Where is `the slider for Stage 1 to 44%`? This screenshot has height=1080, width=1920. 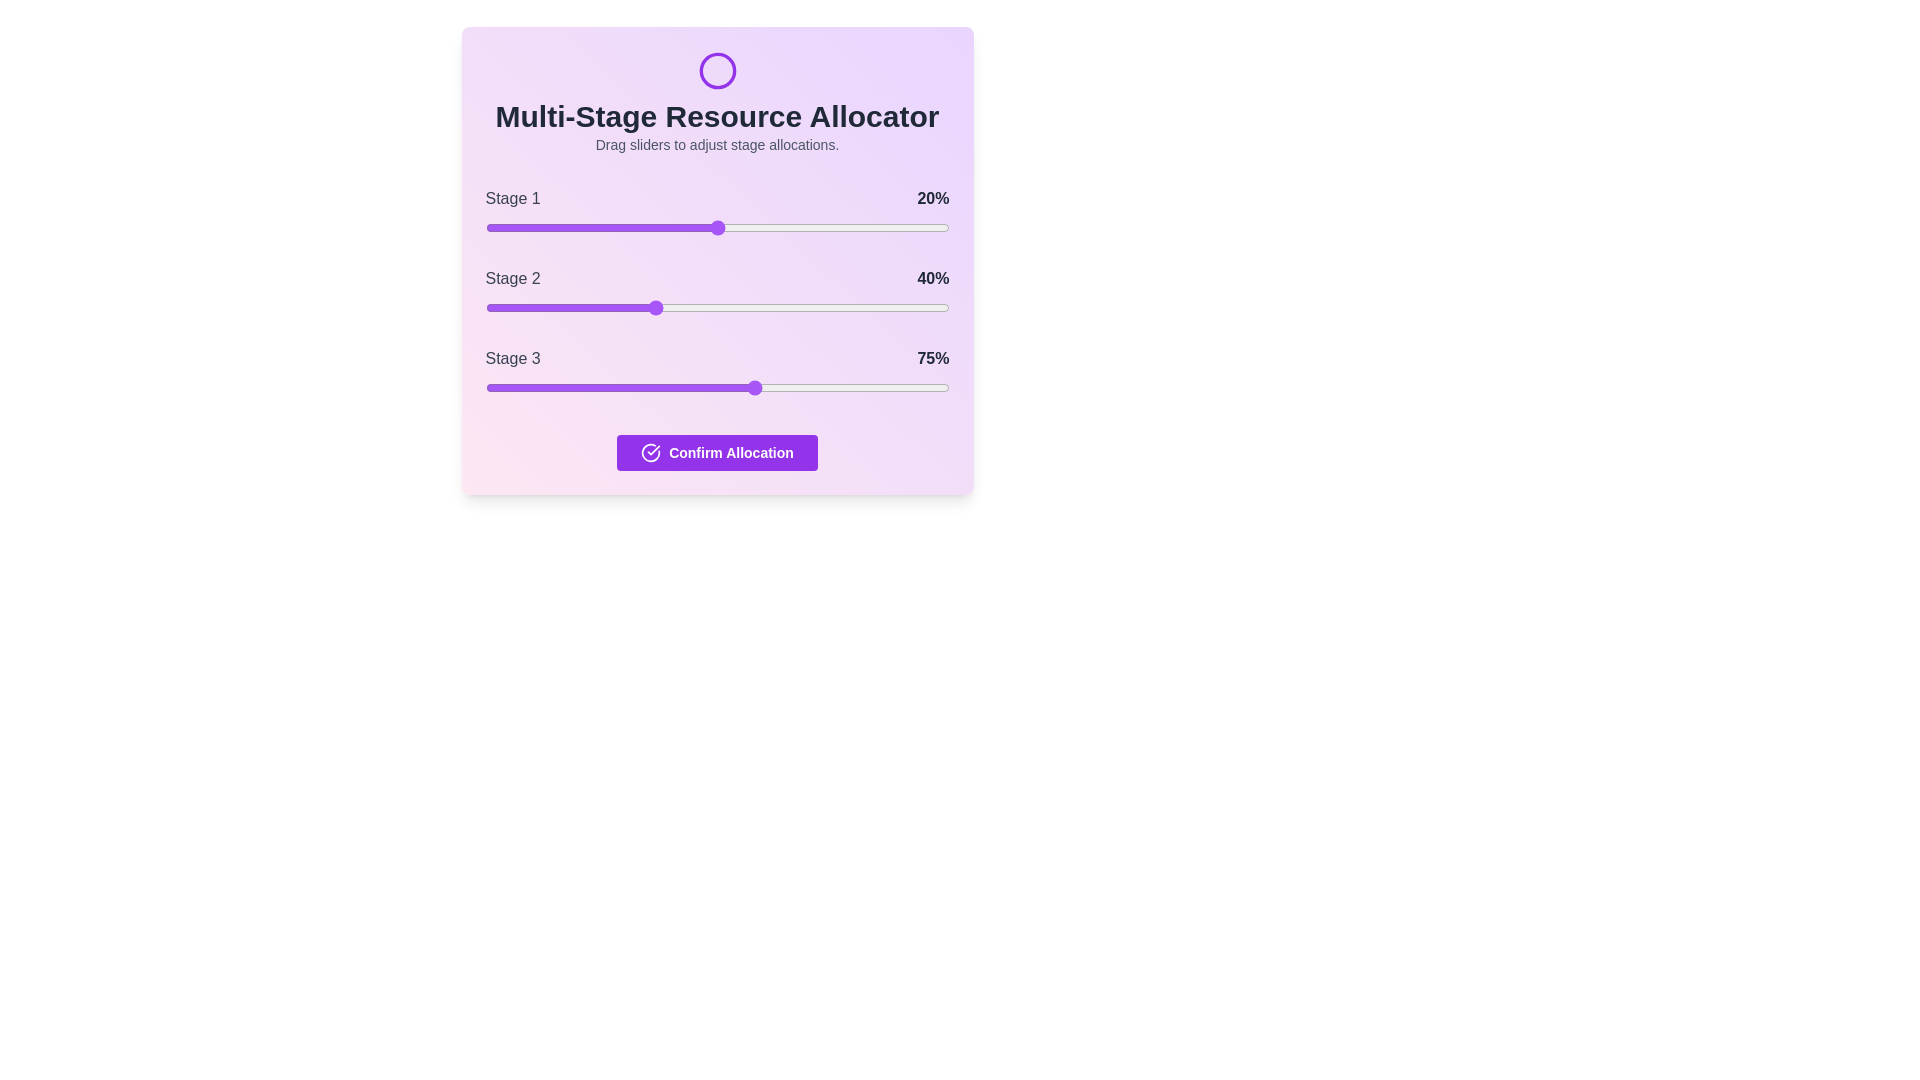 the slider for Stage 1 to 44% is located at coordinates (689, 226).